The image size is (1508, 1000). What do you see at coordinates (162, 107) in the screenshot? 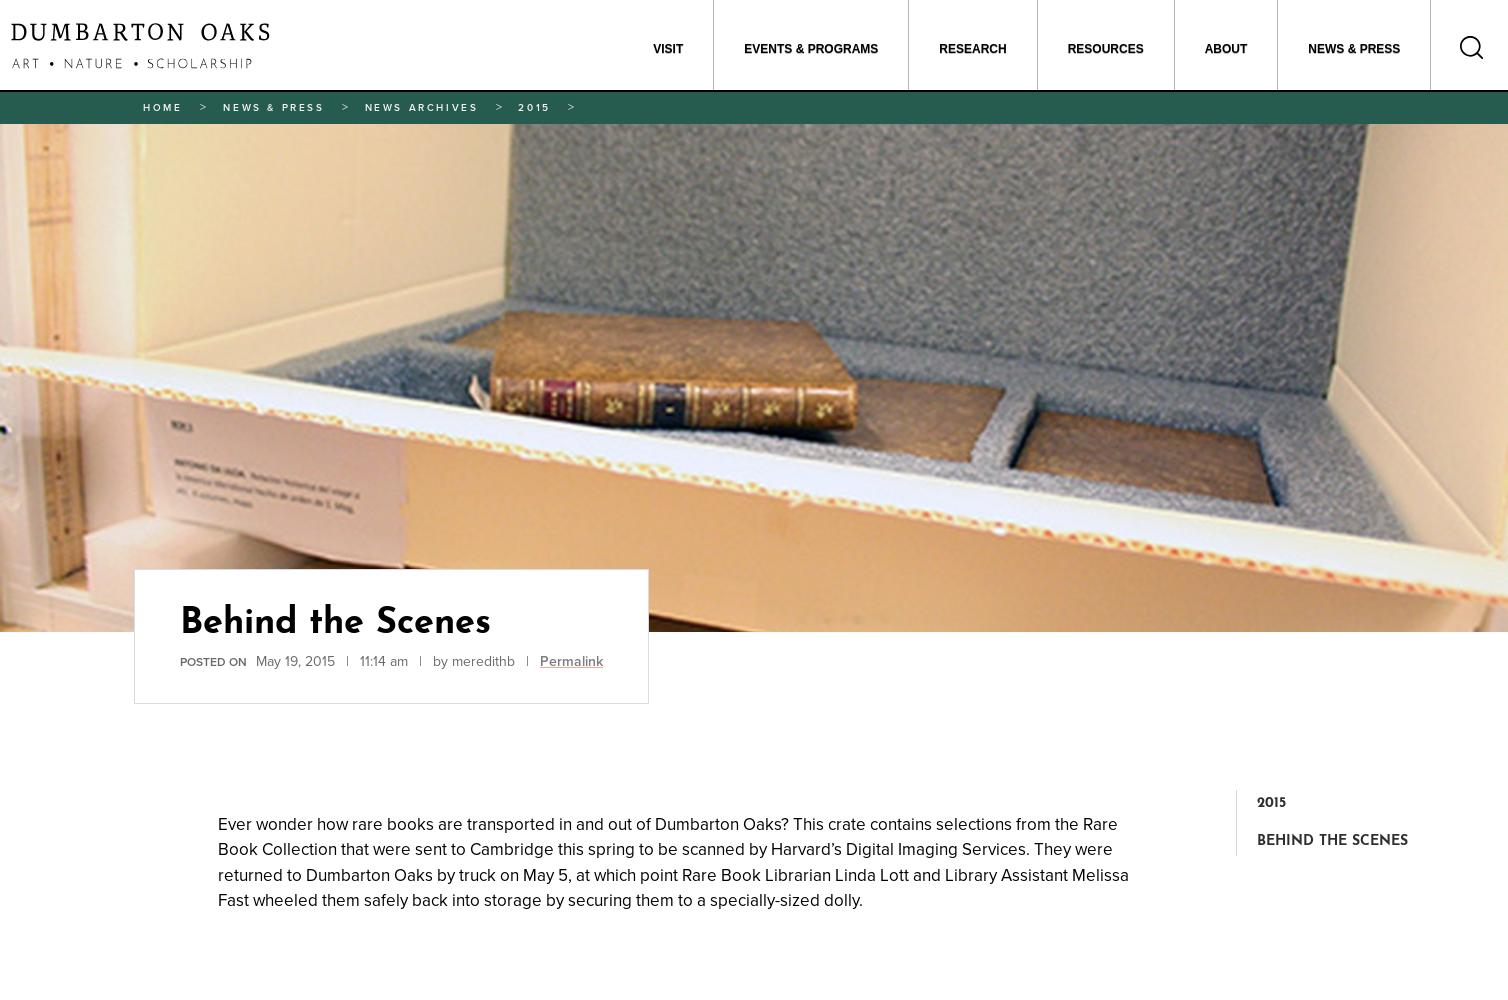
I see `'Home'` at bounding box center [162, 107].